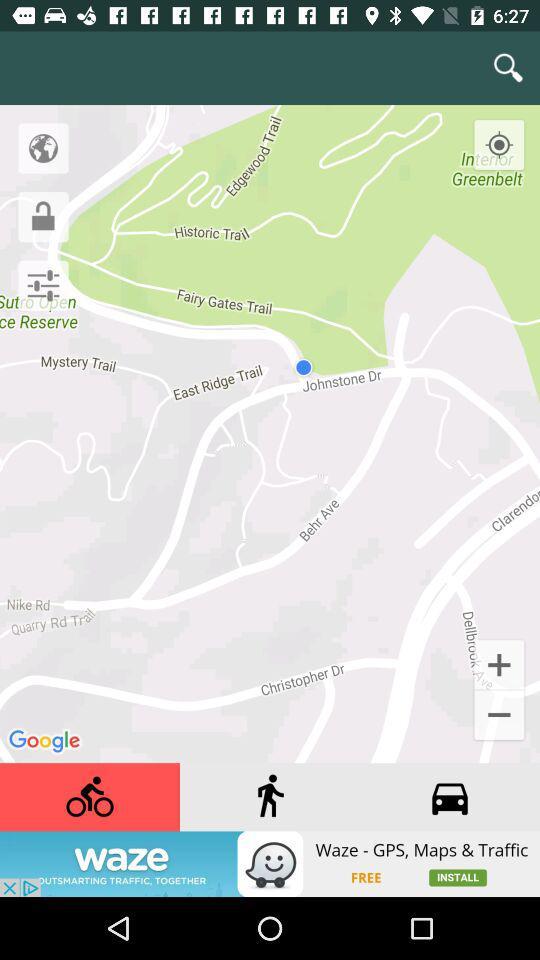  I want to click on the star icon, so click(498, 312).